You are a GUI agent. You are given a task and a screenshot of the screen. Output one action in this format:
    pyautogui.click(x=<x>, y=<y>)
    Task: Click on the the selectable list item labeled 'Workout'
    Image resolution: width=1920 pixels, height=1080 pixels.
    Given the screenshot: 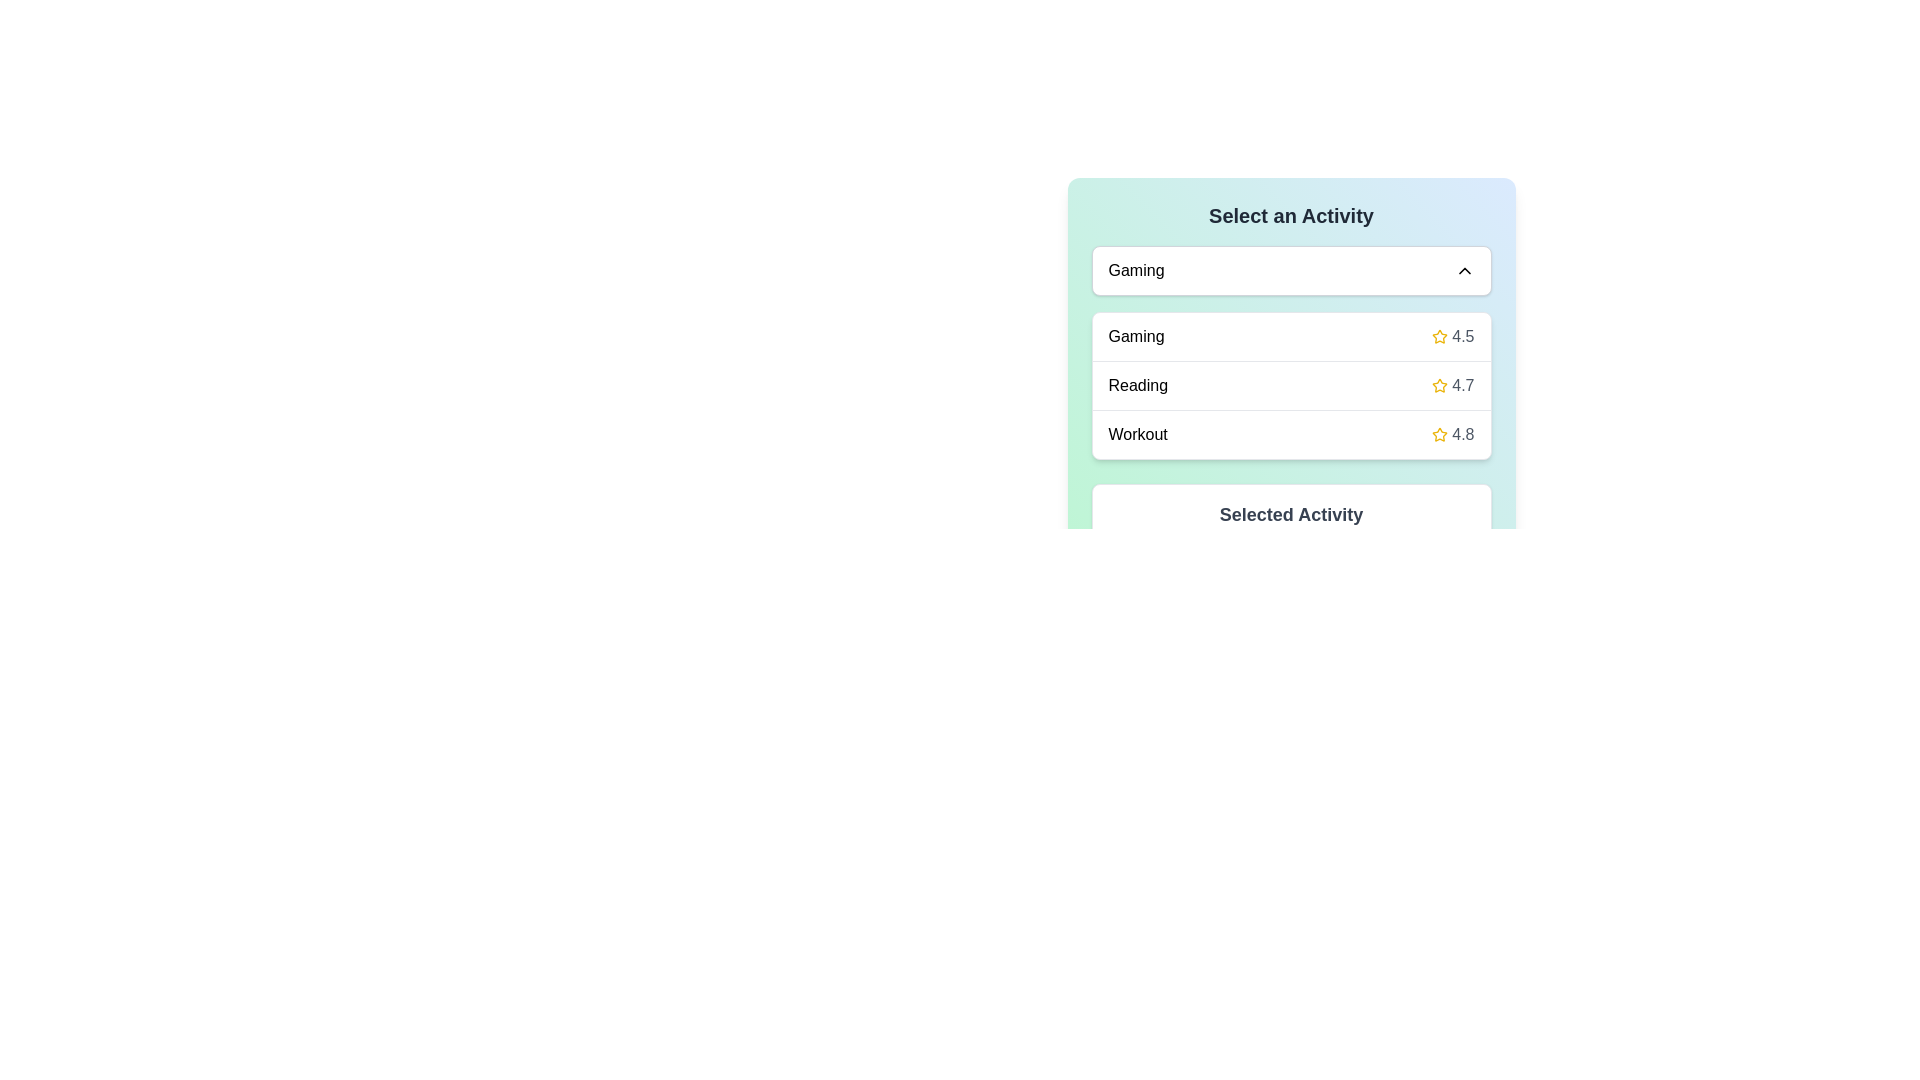 What is the action you would take?
    pyautogui.click(x=1137, y=434)
    